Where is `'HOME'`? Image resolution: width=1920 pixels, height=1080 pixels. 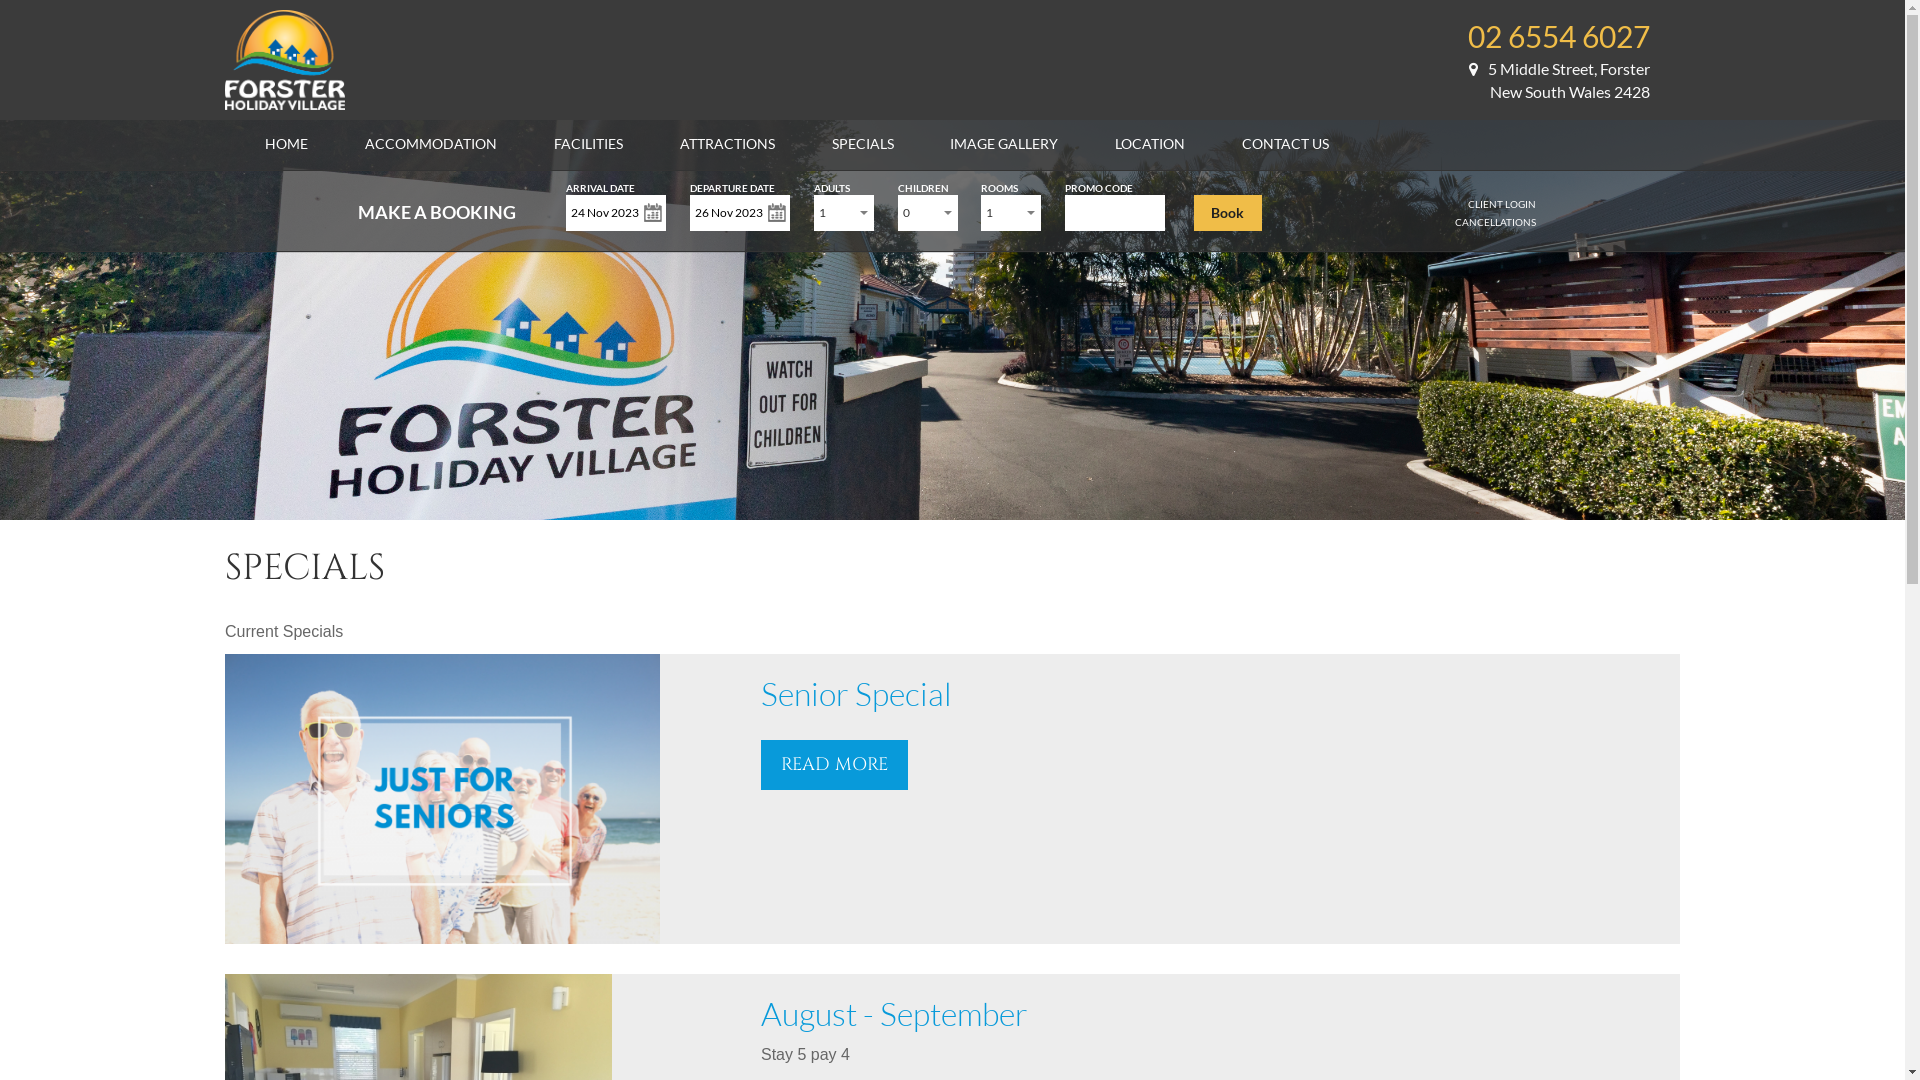 'HOME' is located at coordinates (285, 142).